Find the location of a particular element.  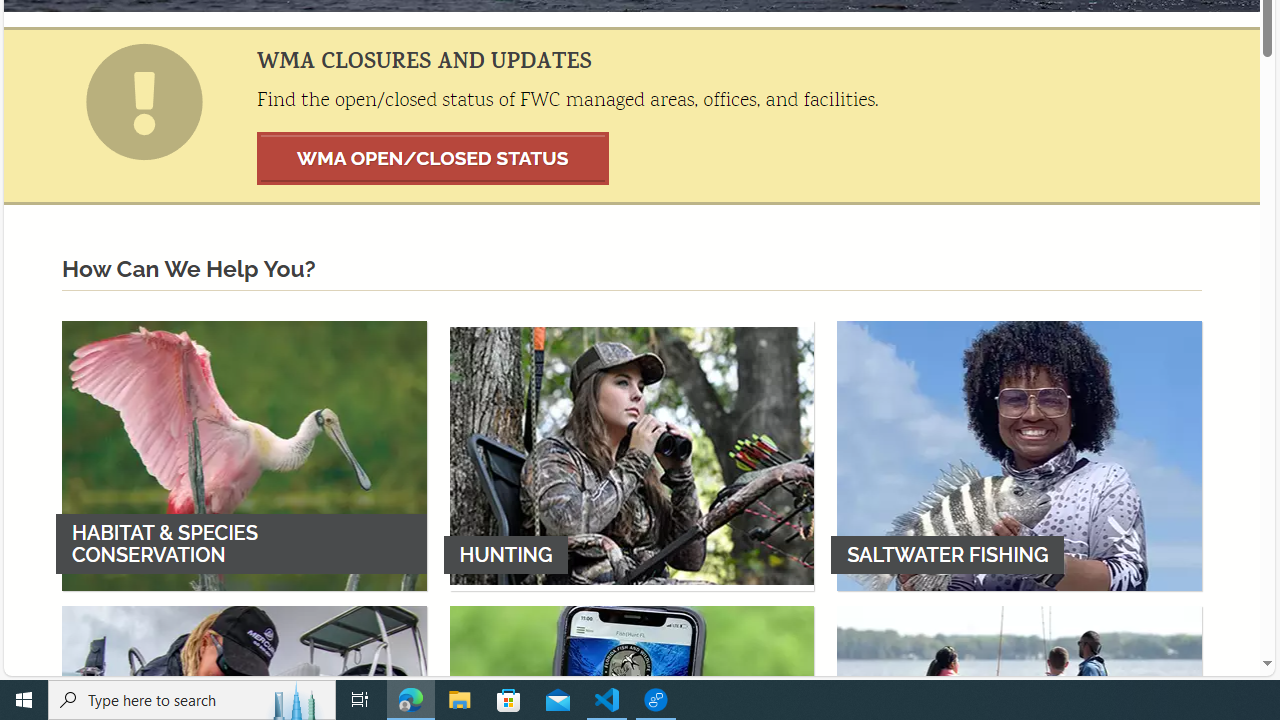

'SALTWATER FISHING' is located at coordinates (1019, 455).